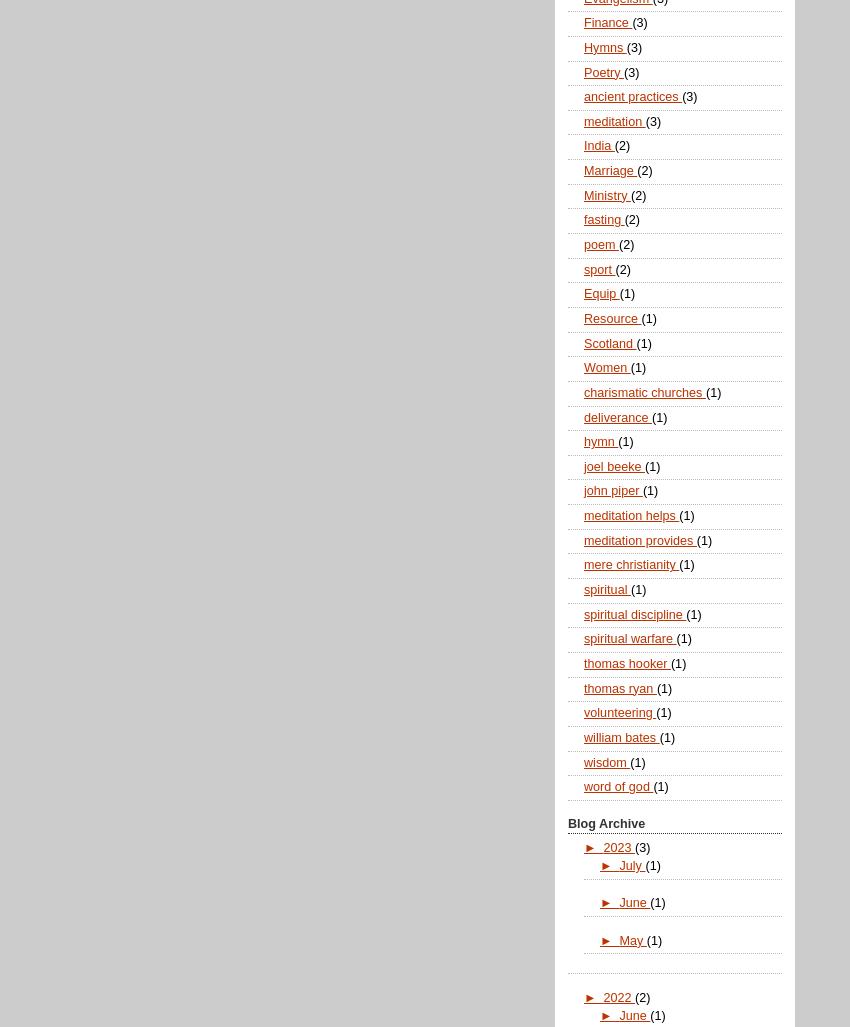 The image size is (850, 1027). Describe the element at coordinates (584, 367) in the screenshot. I see `'Women'` at that location.